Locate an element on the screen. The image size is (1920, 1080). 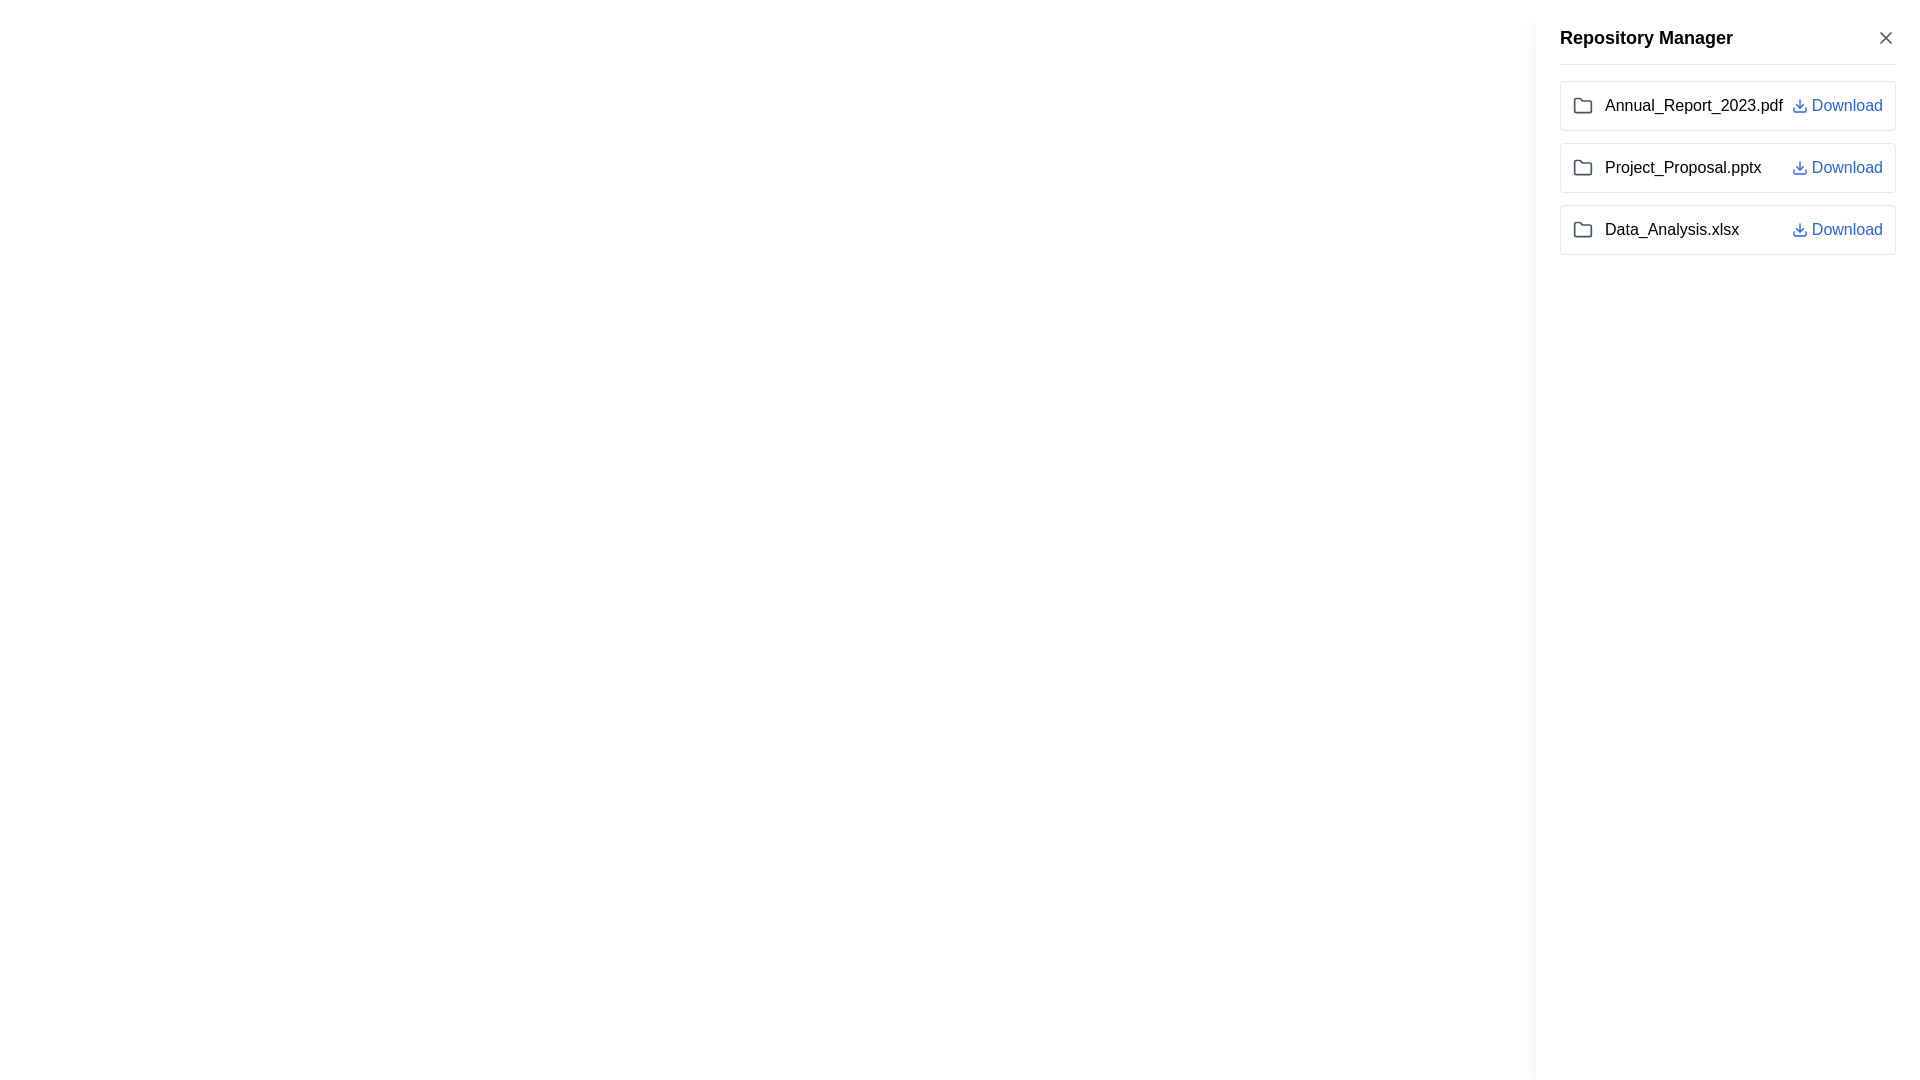
the gray folder icon located at the leftmost part of the row displaying 'Data_Analysis.xlsx' is located at coordinates (1582, 229).